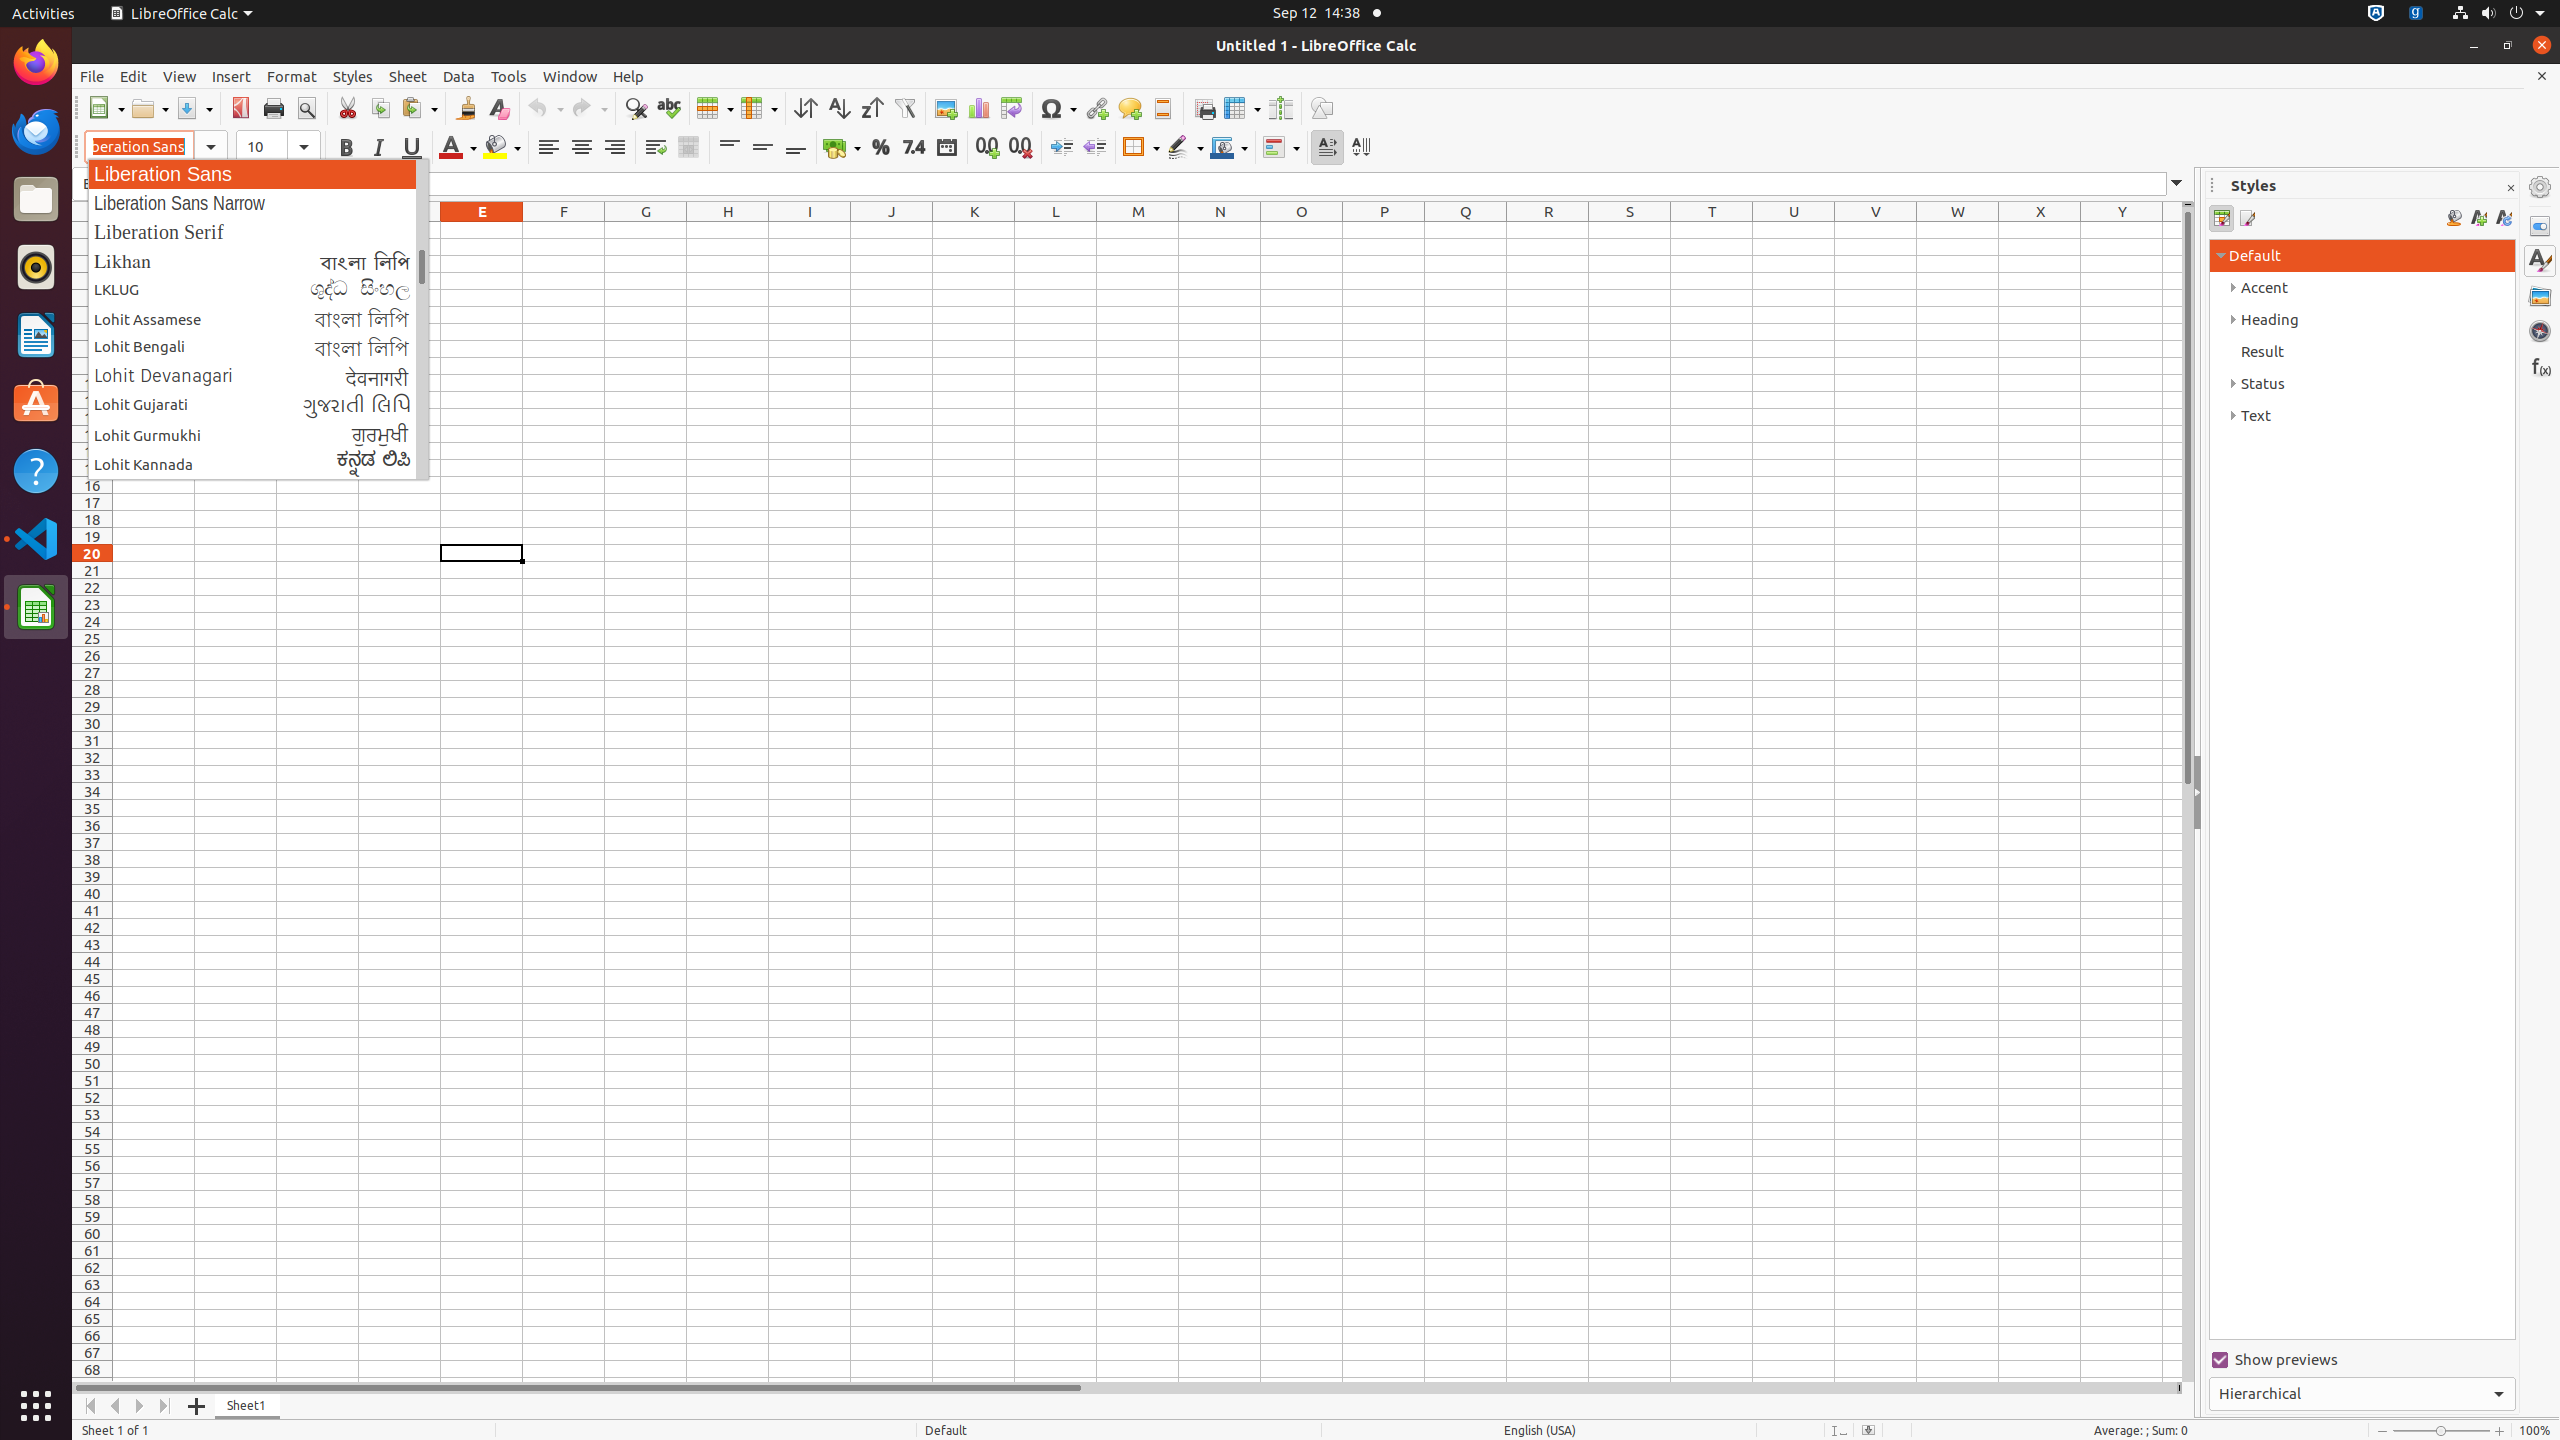 The image size is (2560, 1440). What do you see at coordinates (507, 76) in the screenshot?
I see `'Tools'` at bounding box center [507, 76].